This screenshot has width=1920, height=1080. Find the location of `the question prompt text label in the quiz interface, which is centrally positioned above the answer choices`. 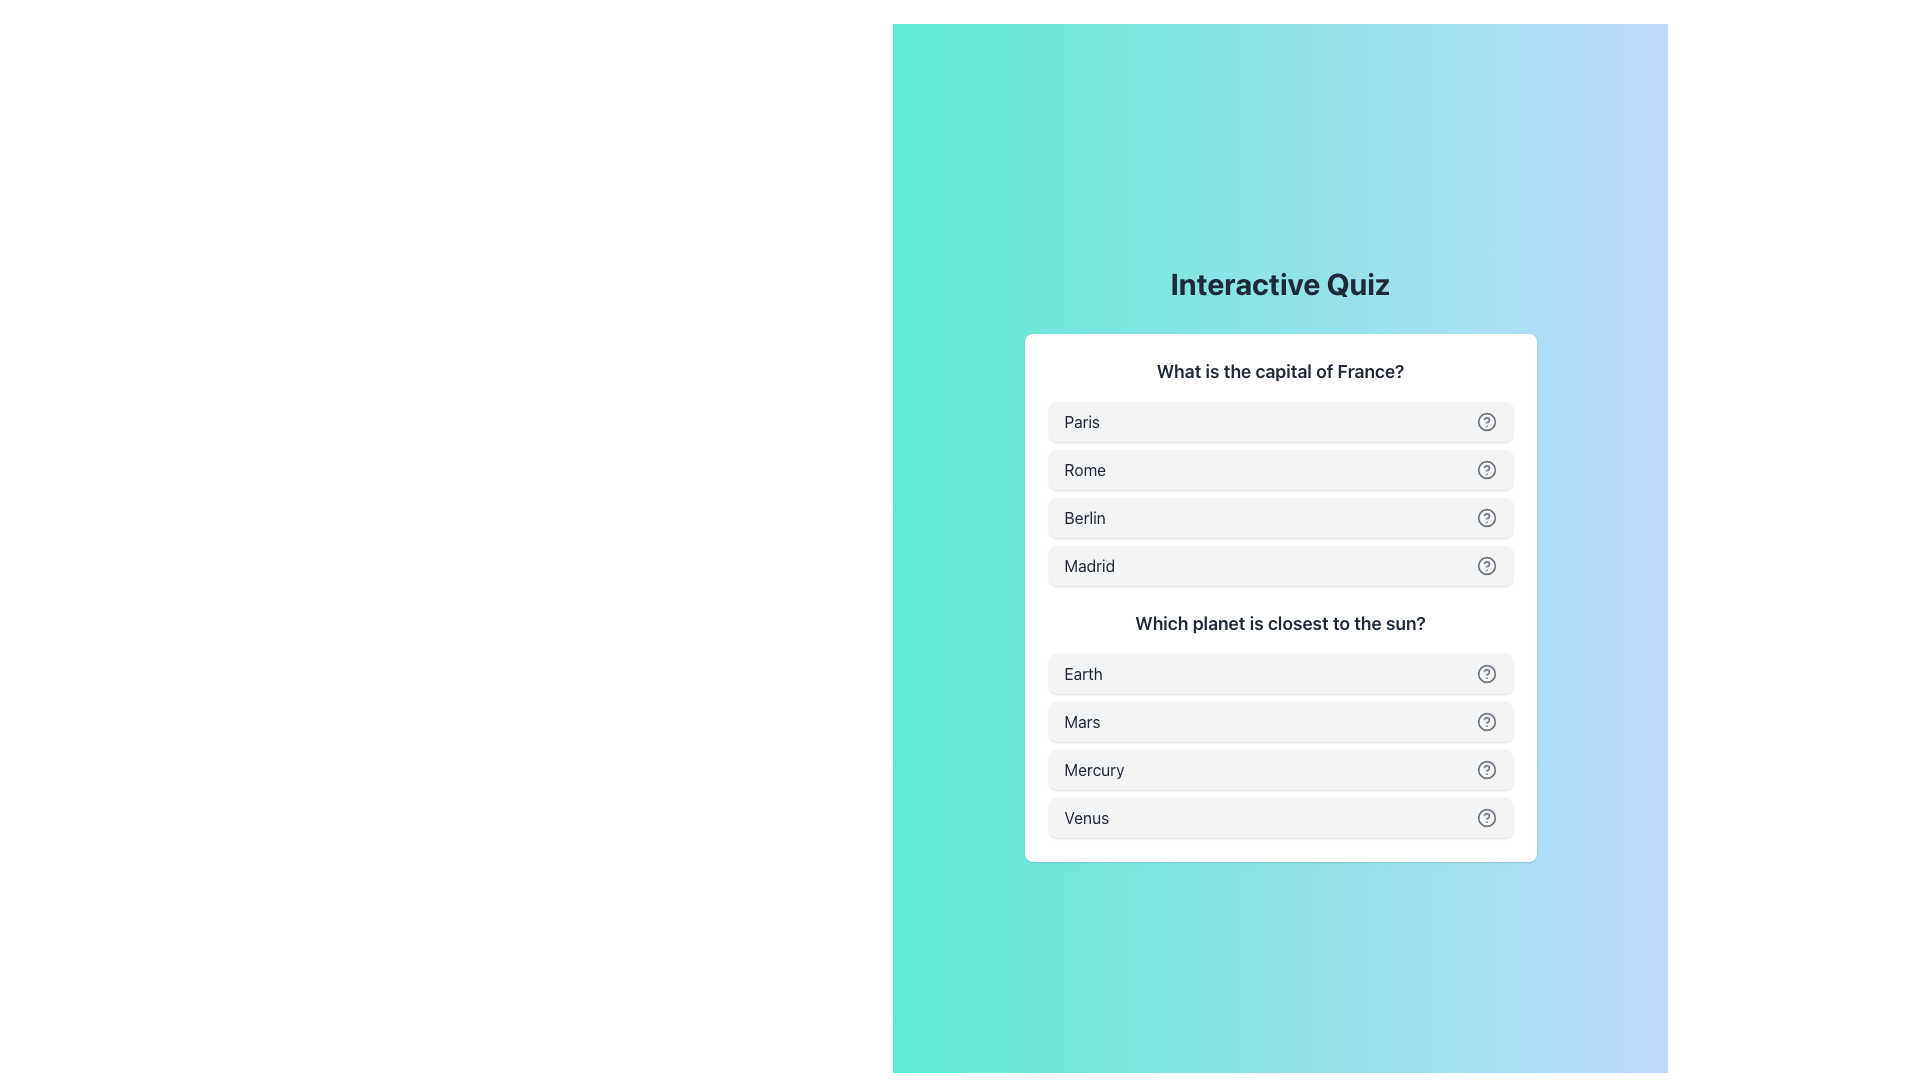

the question prompt text label in the quiz interface, which is centrally positioned above the answer choices is located at coordinates (1280, 623).